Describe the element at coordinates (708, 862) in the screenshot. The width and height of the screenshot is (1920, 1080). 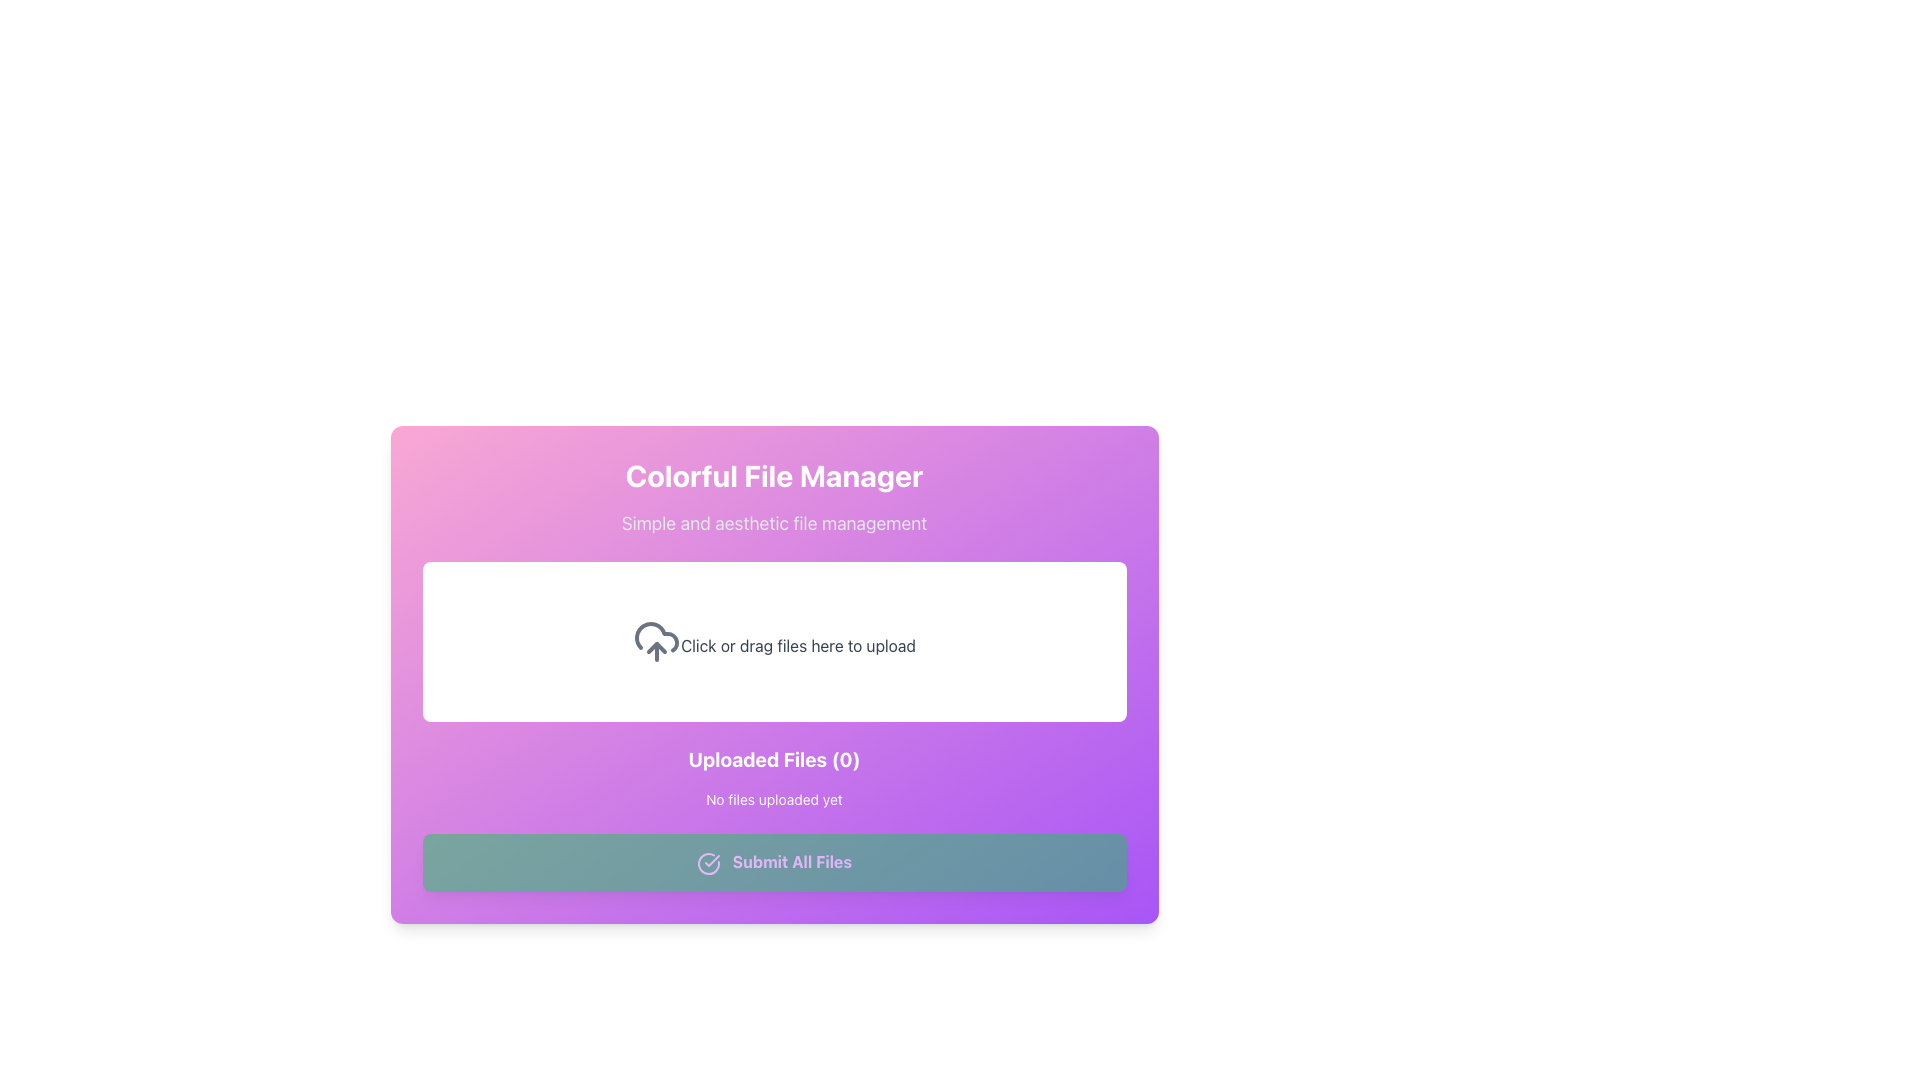
I see `the circular icon with a checkmark inside, styled in a minimalist design with a thin stroke and a transparent center, located to the left of the 'Submit All Files' text within the green button at the bottom of the page` at that location.